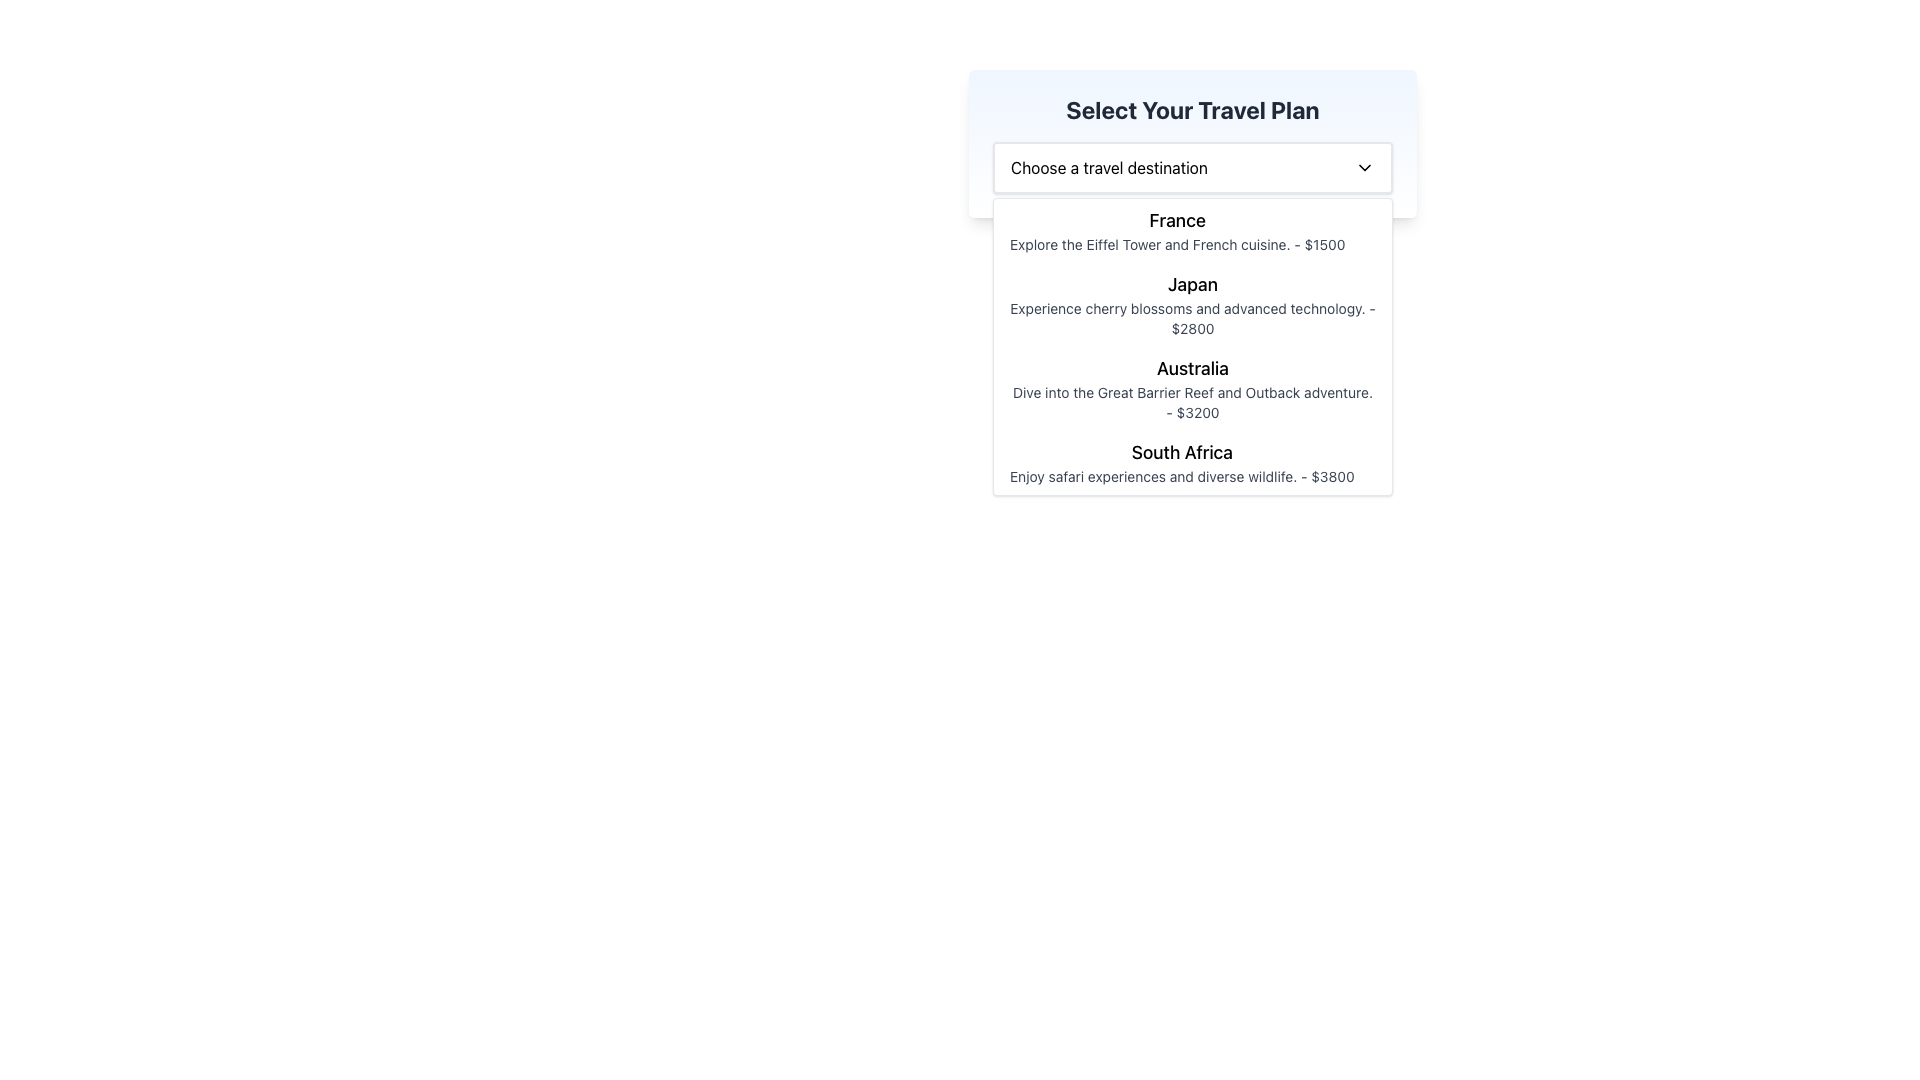  I want to click on the first item in the dropdown menu that provides information about a travel package to France, so click(1193, 230).